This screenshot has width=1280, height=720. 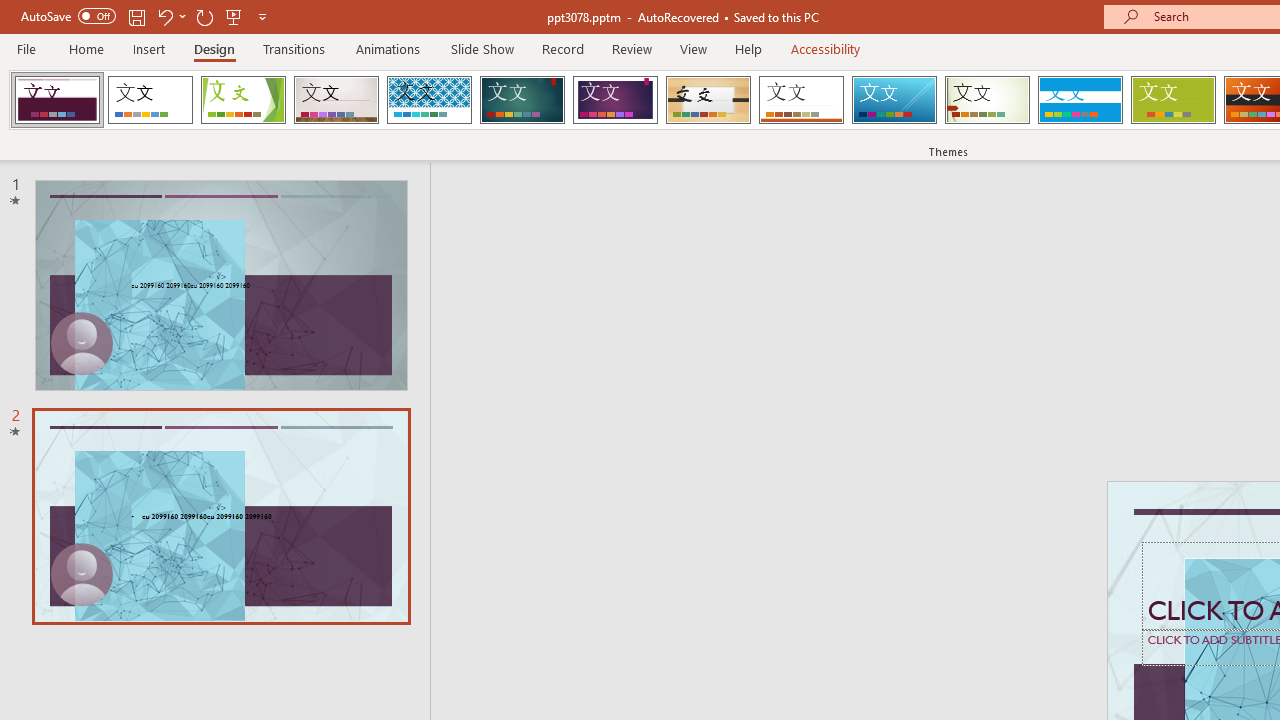 What do you see at coordinates (336, 100) in the screenshot?
I see `'Gallery'` at bounding box center [336, 100].